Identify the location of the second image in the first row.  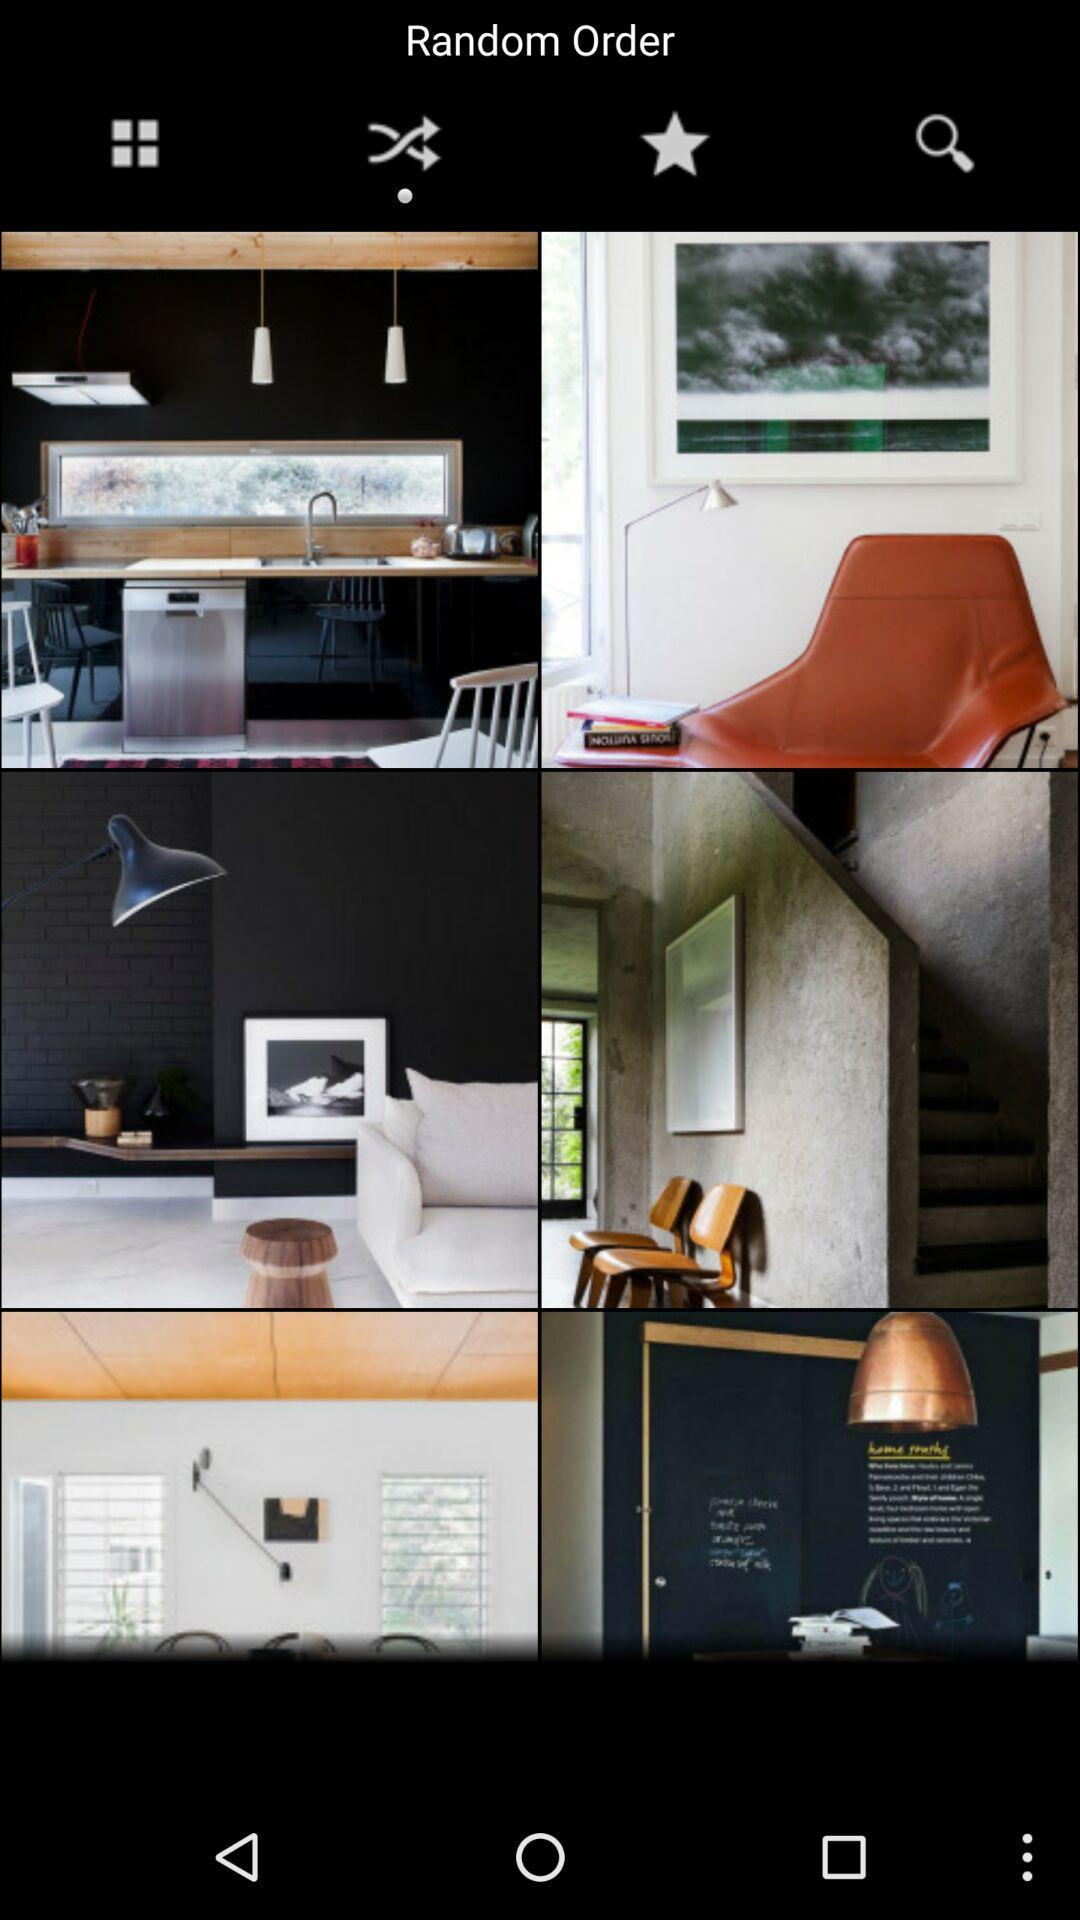
(810, 499).